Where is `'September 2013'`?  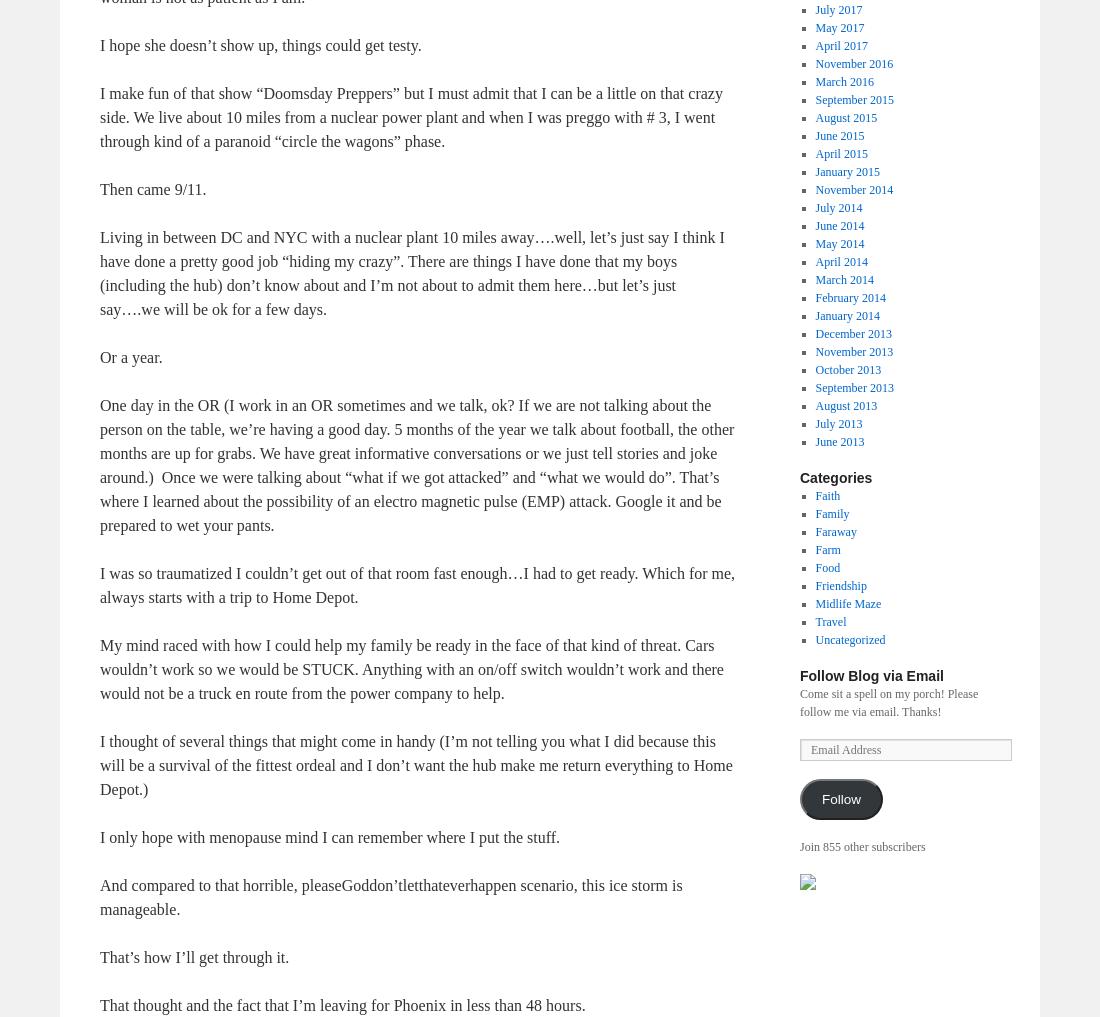
'September 2013' is located at coordinates (853, 385).